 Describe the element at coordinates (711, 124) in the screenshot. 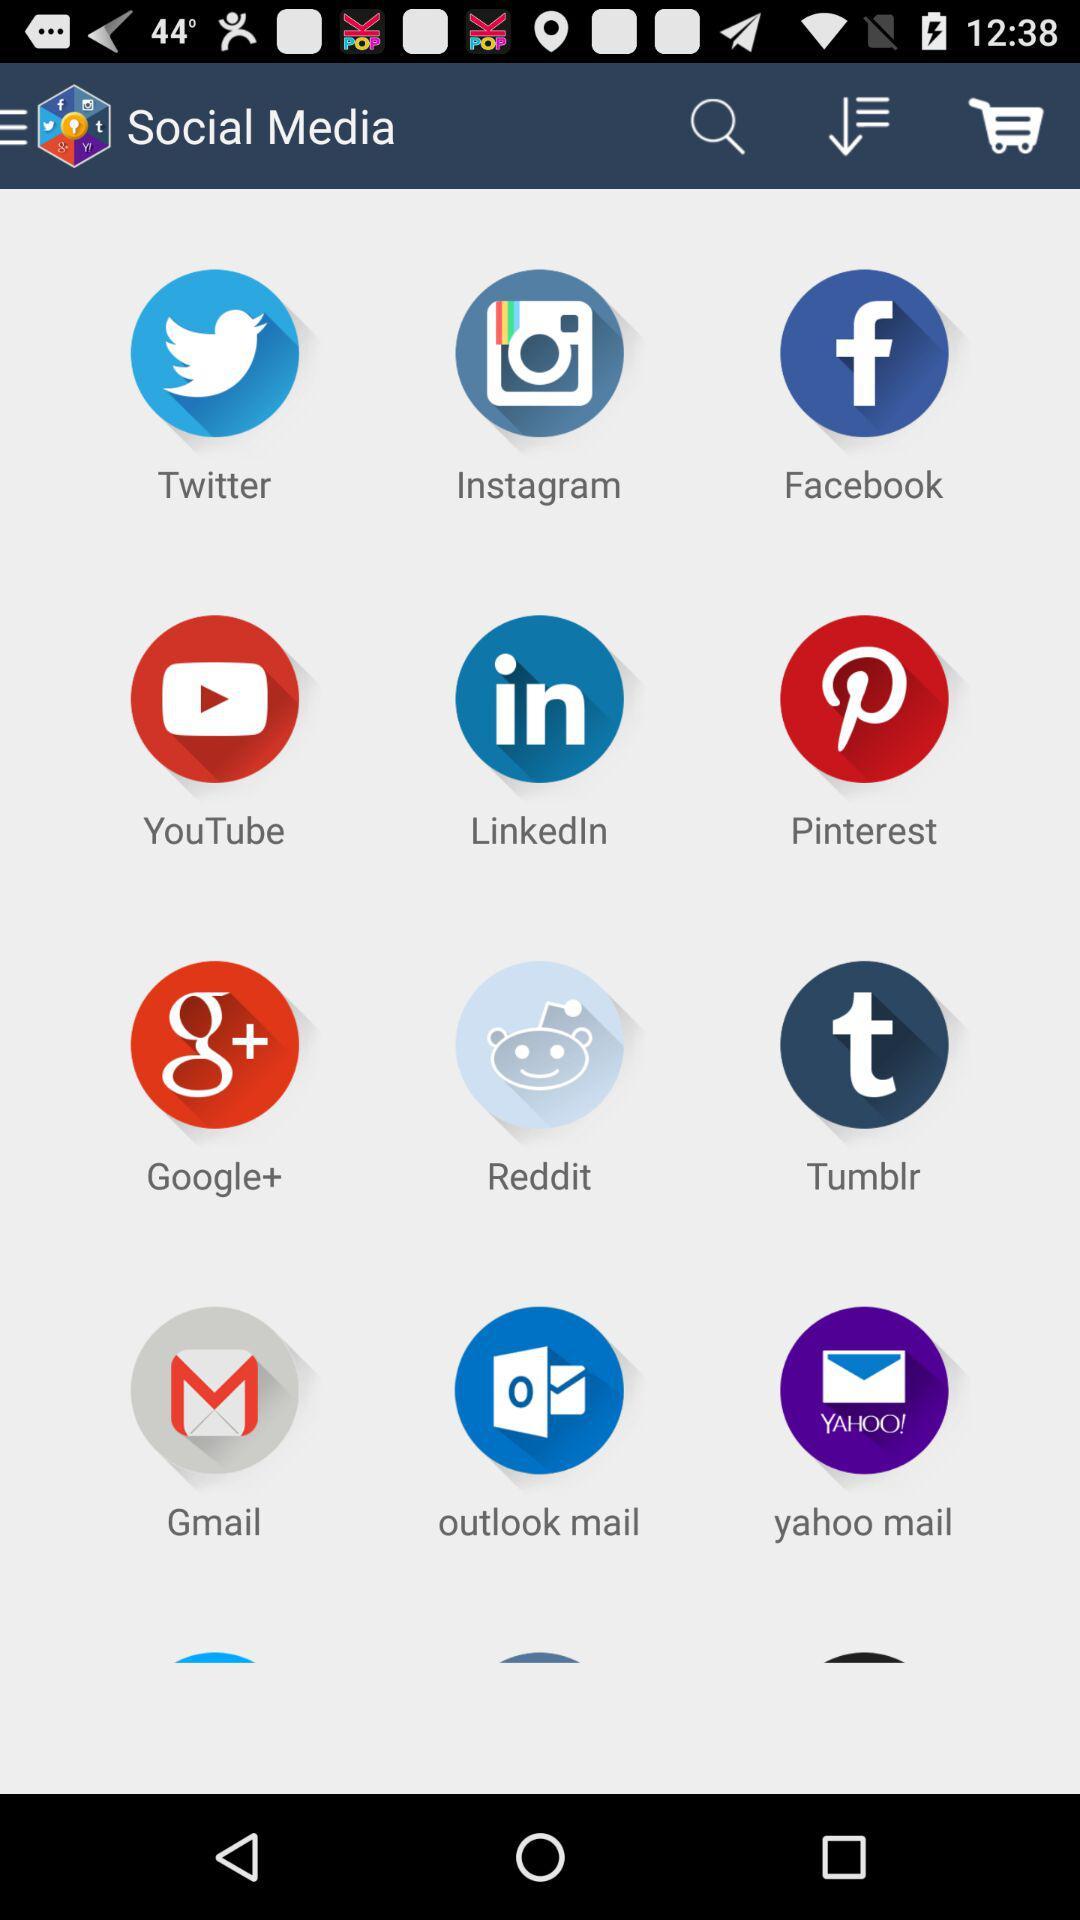

I see `app next to social media item` at that location.